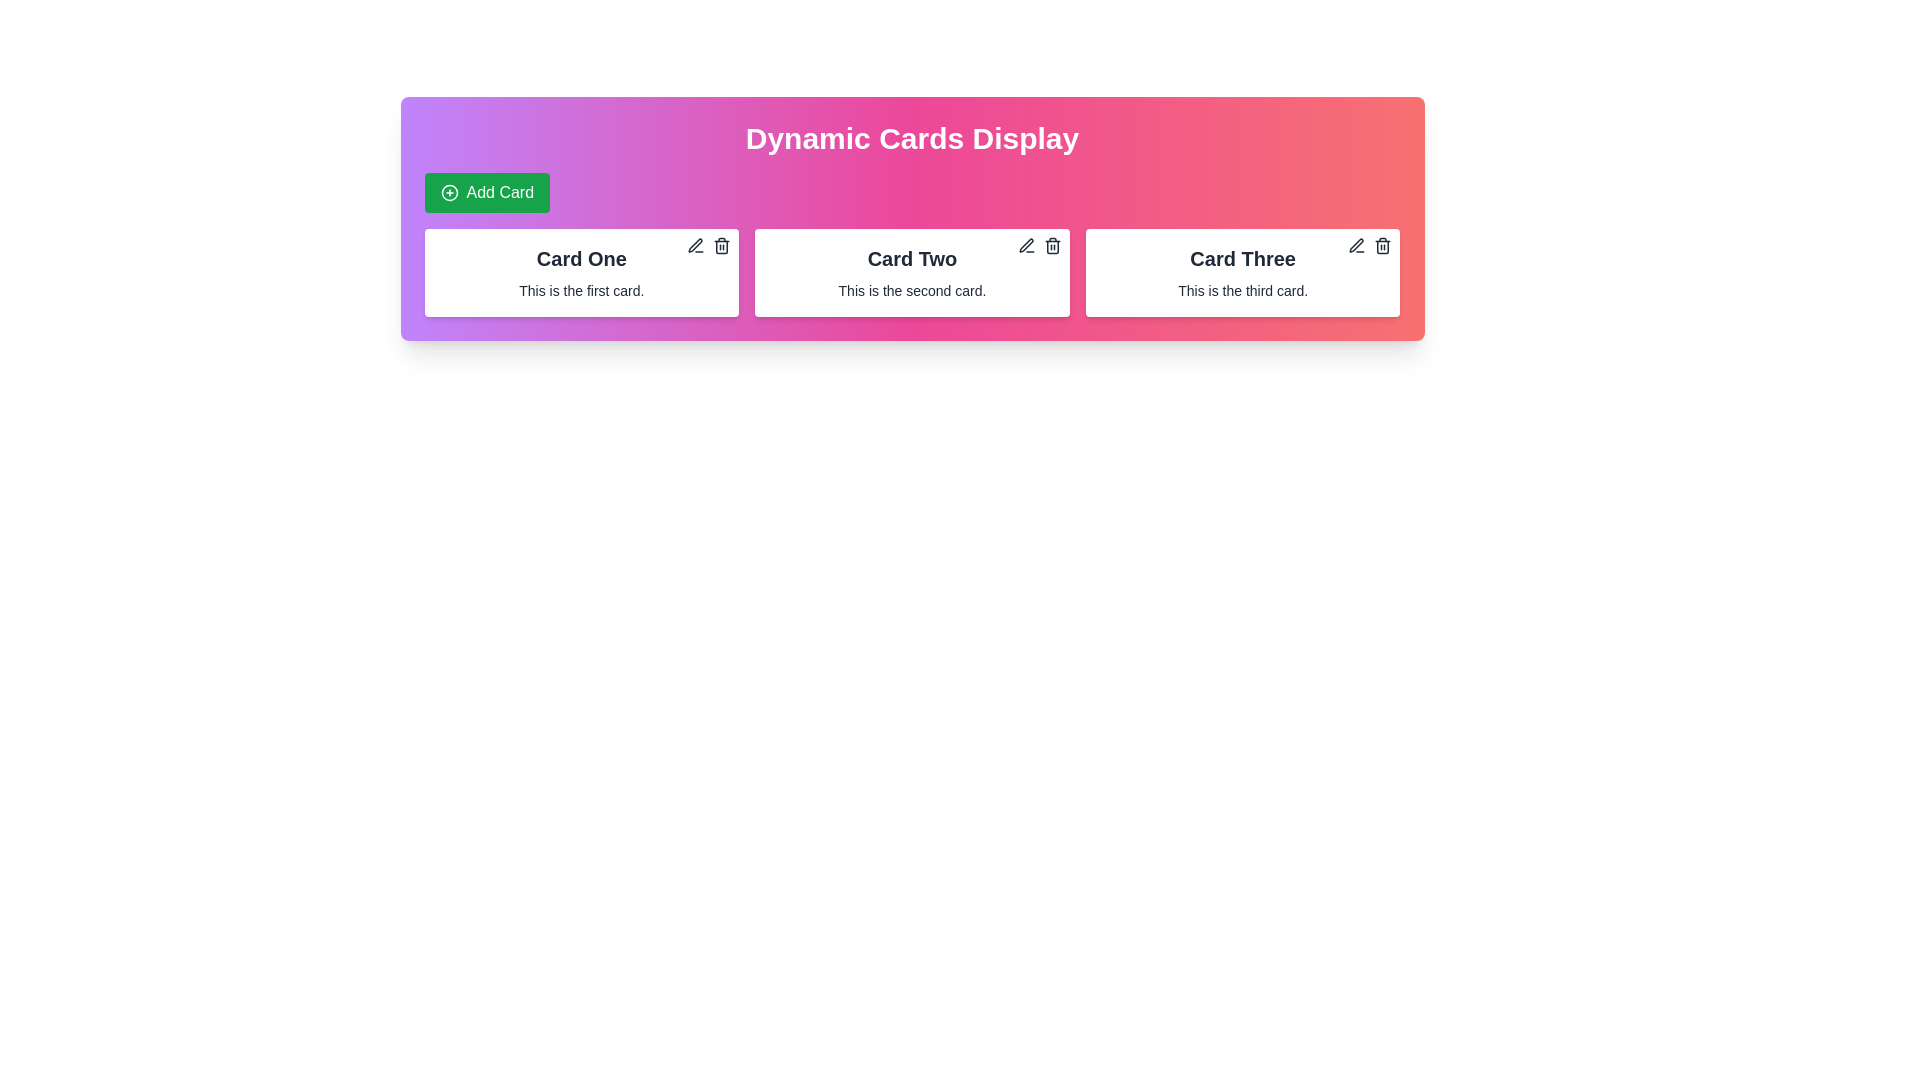 The height and width of the screenshot is (1080, 1920). What do you see at coordinates (580, 290) in the screenshot?
I see `the static text element that summarizes the main idea of 'Card One', positioned at the bottom center of the first card` at bounding box center [580, 290].